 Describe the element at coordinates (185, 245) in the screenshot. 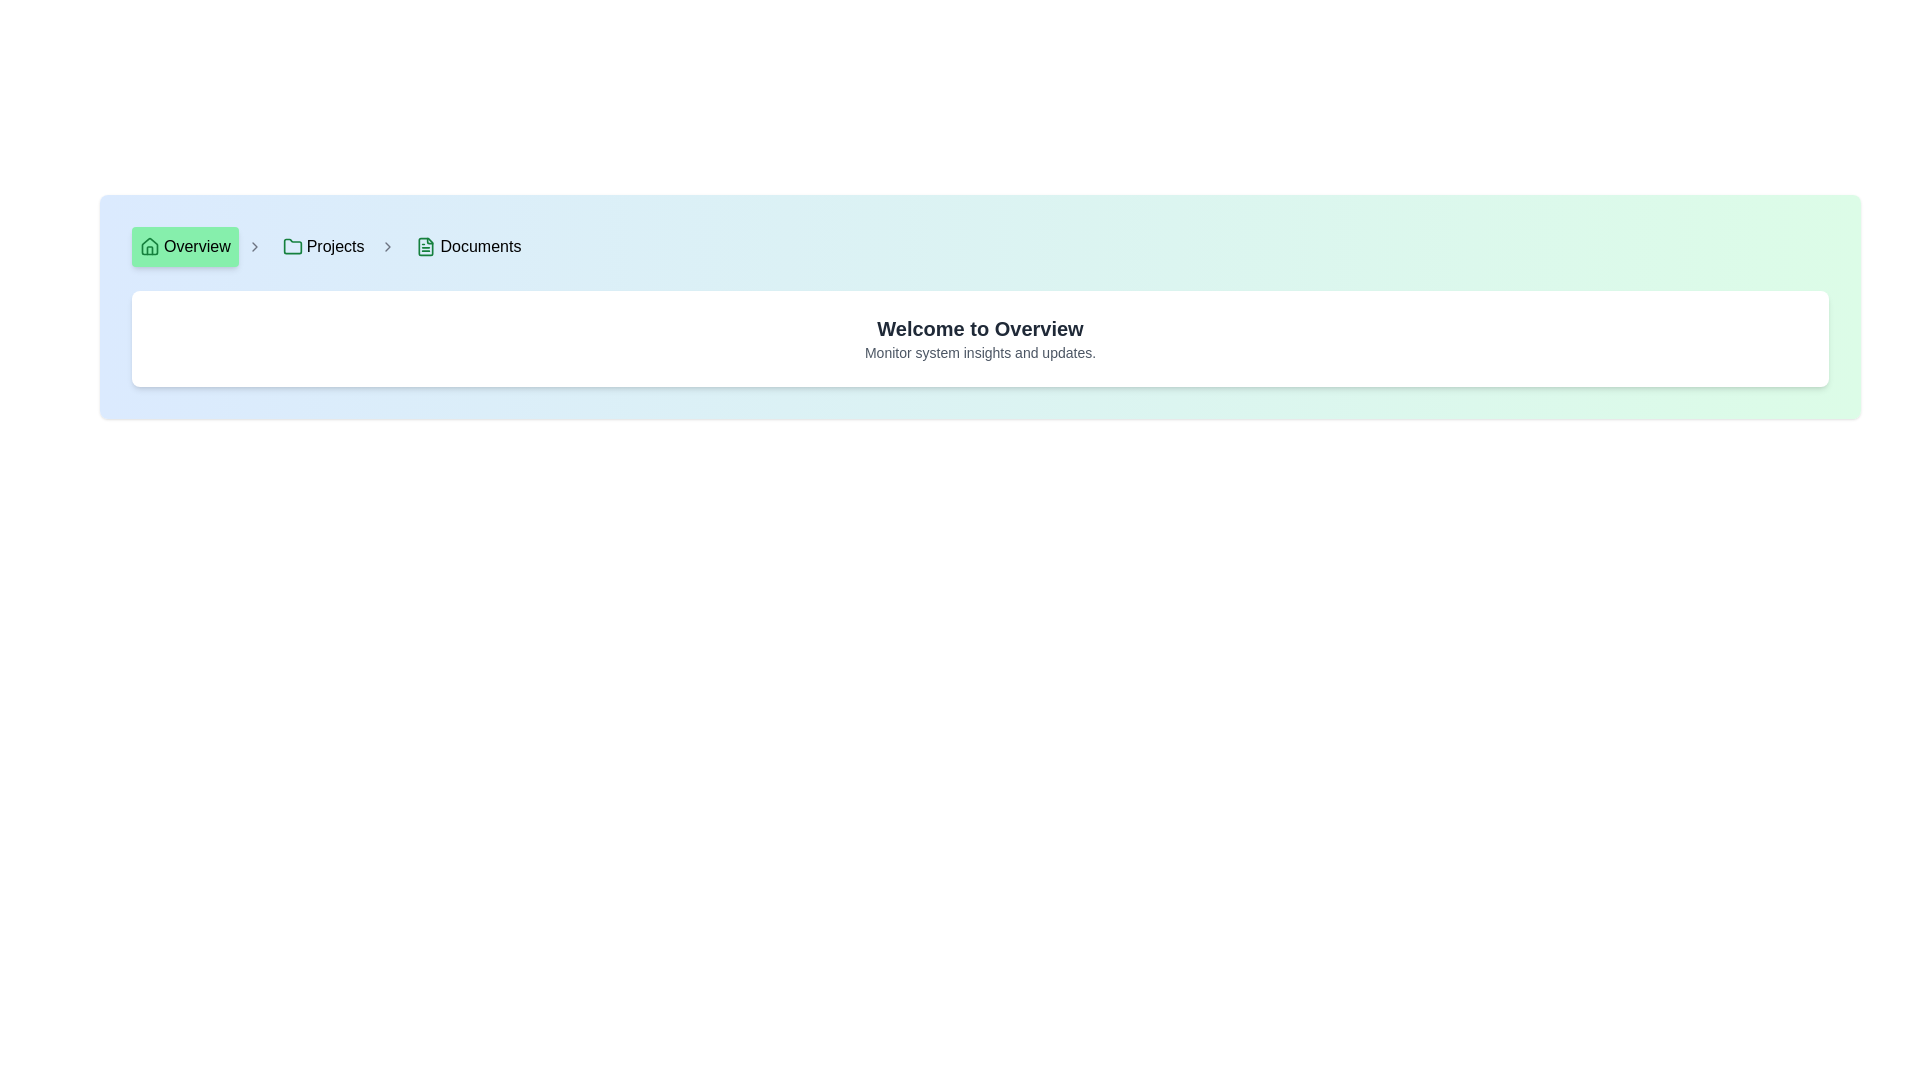

I see `the 'Overview' button in the breadcrumb navigation bar` at that location.